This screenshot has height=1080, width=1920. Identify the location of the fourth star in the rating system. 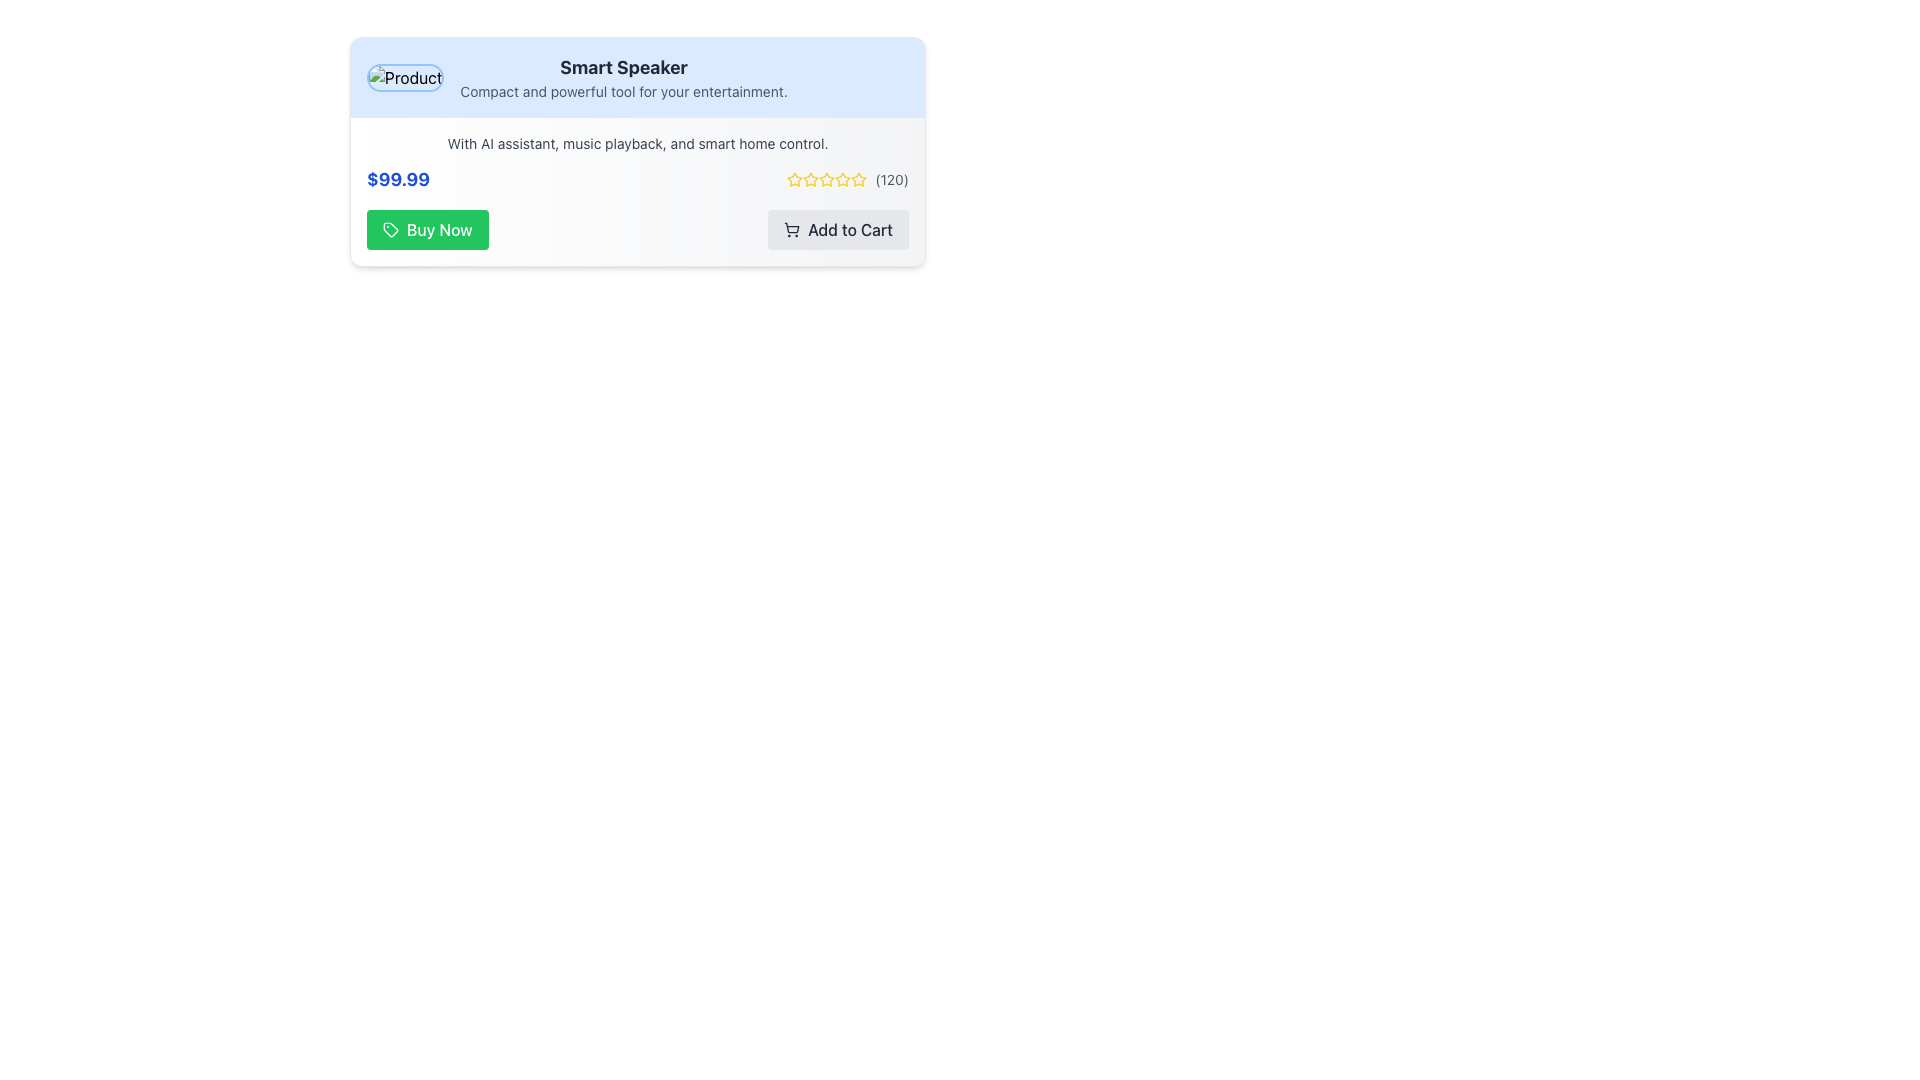
(859, 178).